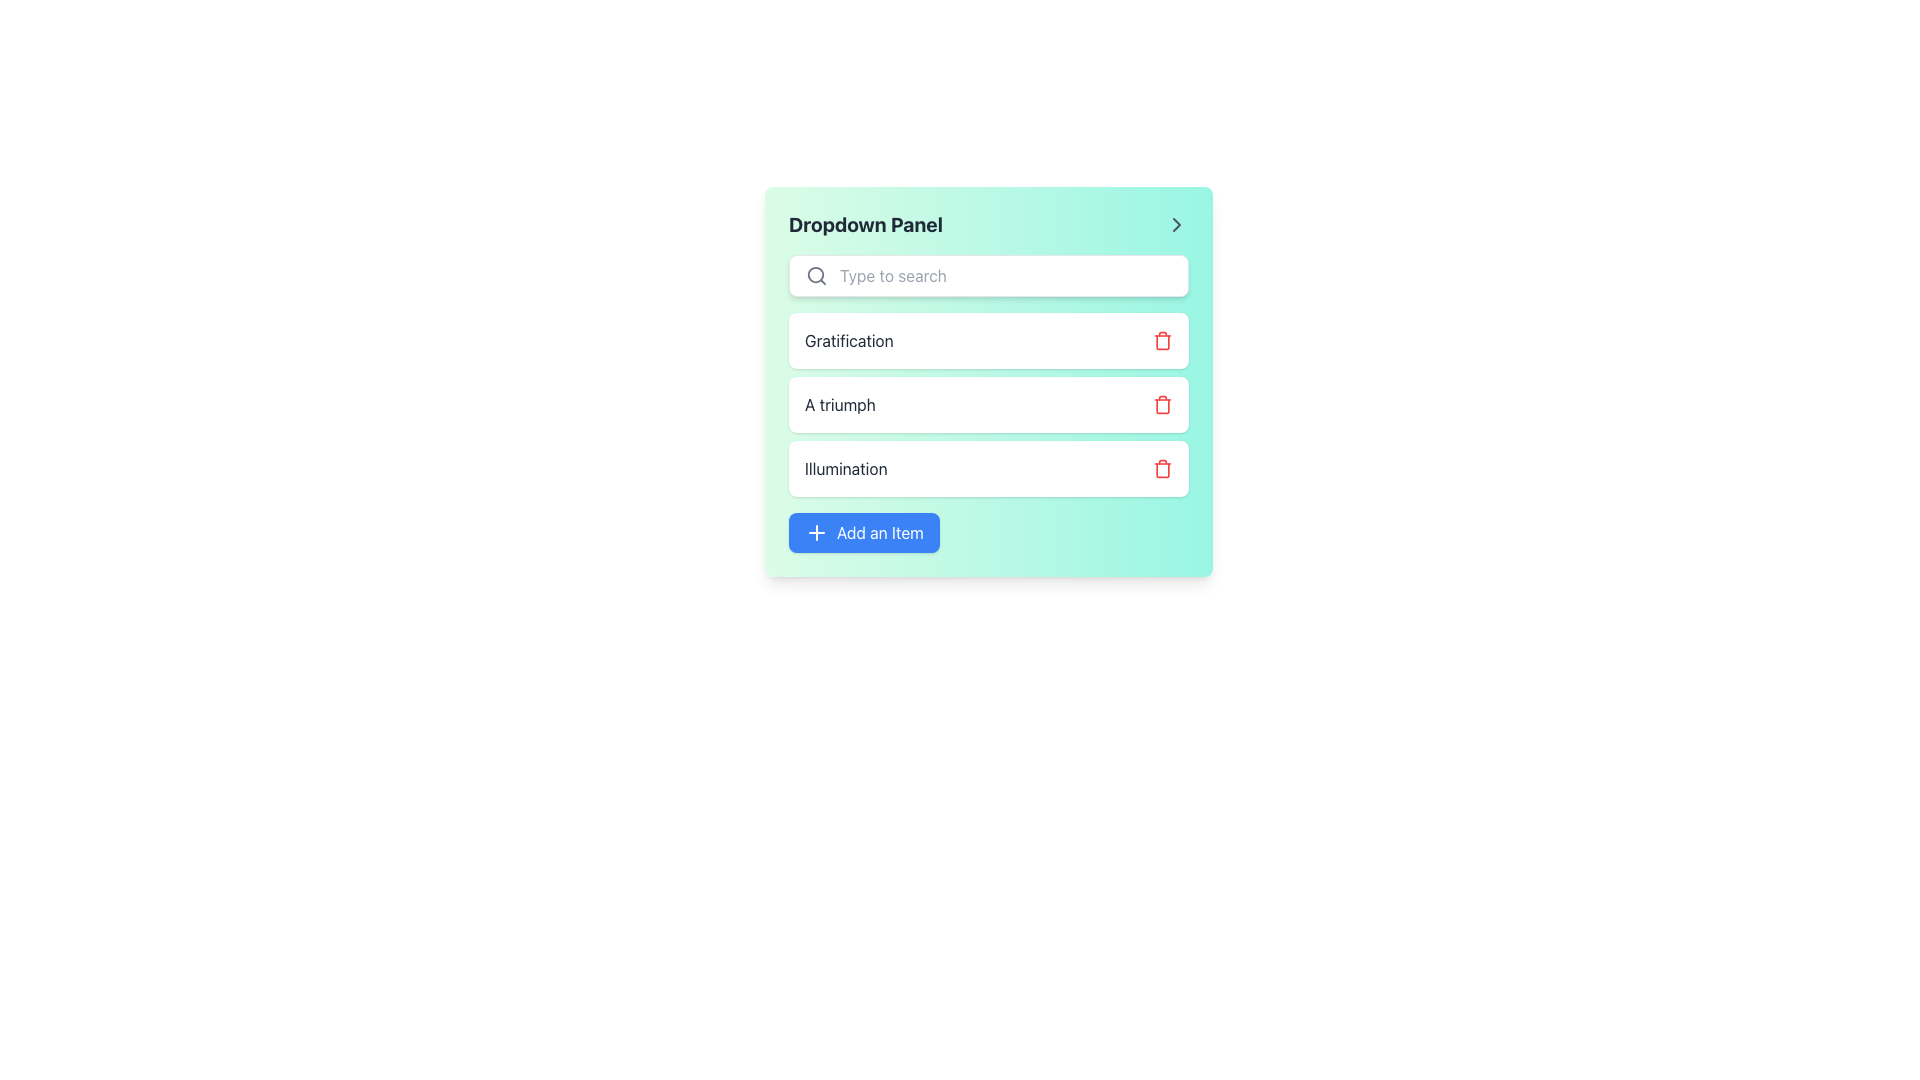 This screenshot has height=1080, width=1920. I want to click on the red trash can icon located on the far right side of the 'Gratification' label, so click(1162, 339).